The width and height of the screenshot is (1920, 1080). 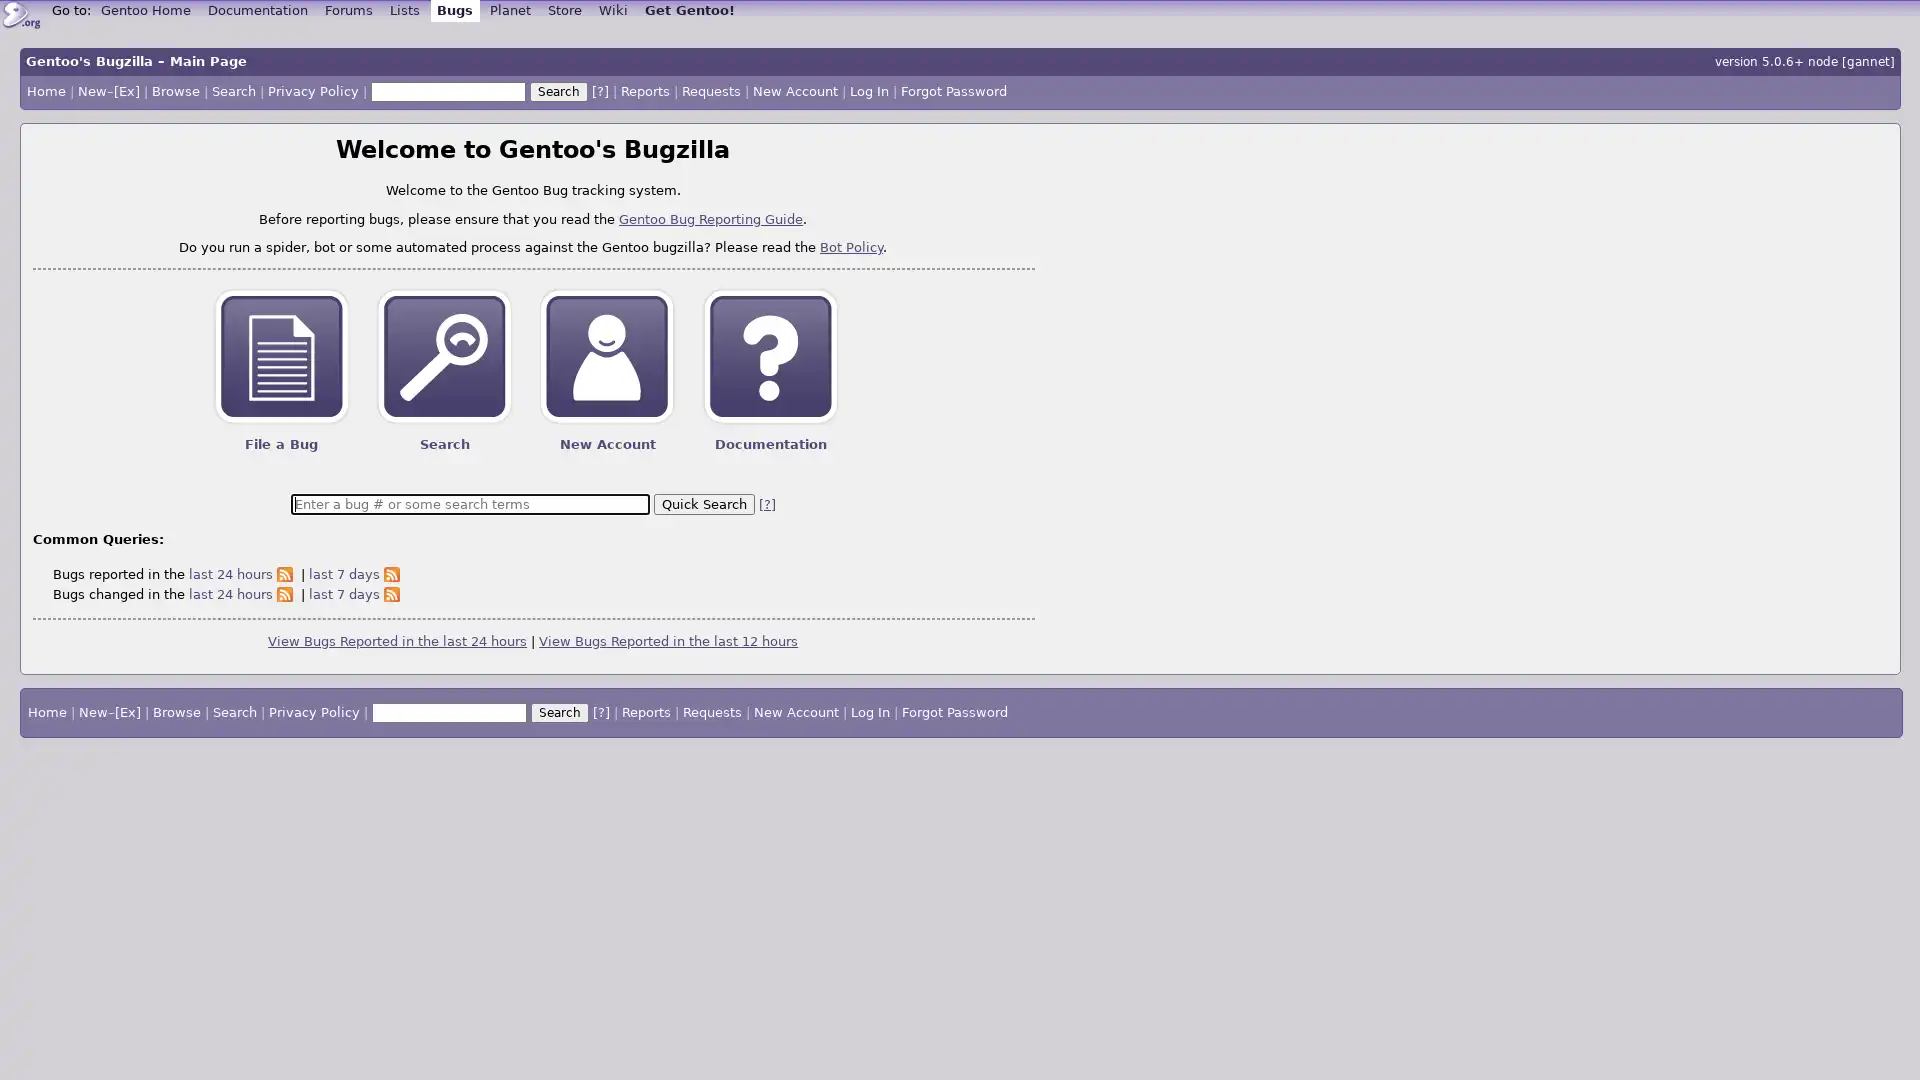 I want to click on Search, so click(x=558, y=712).